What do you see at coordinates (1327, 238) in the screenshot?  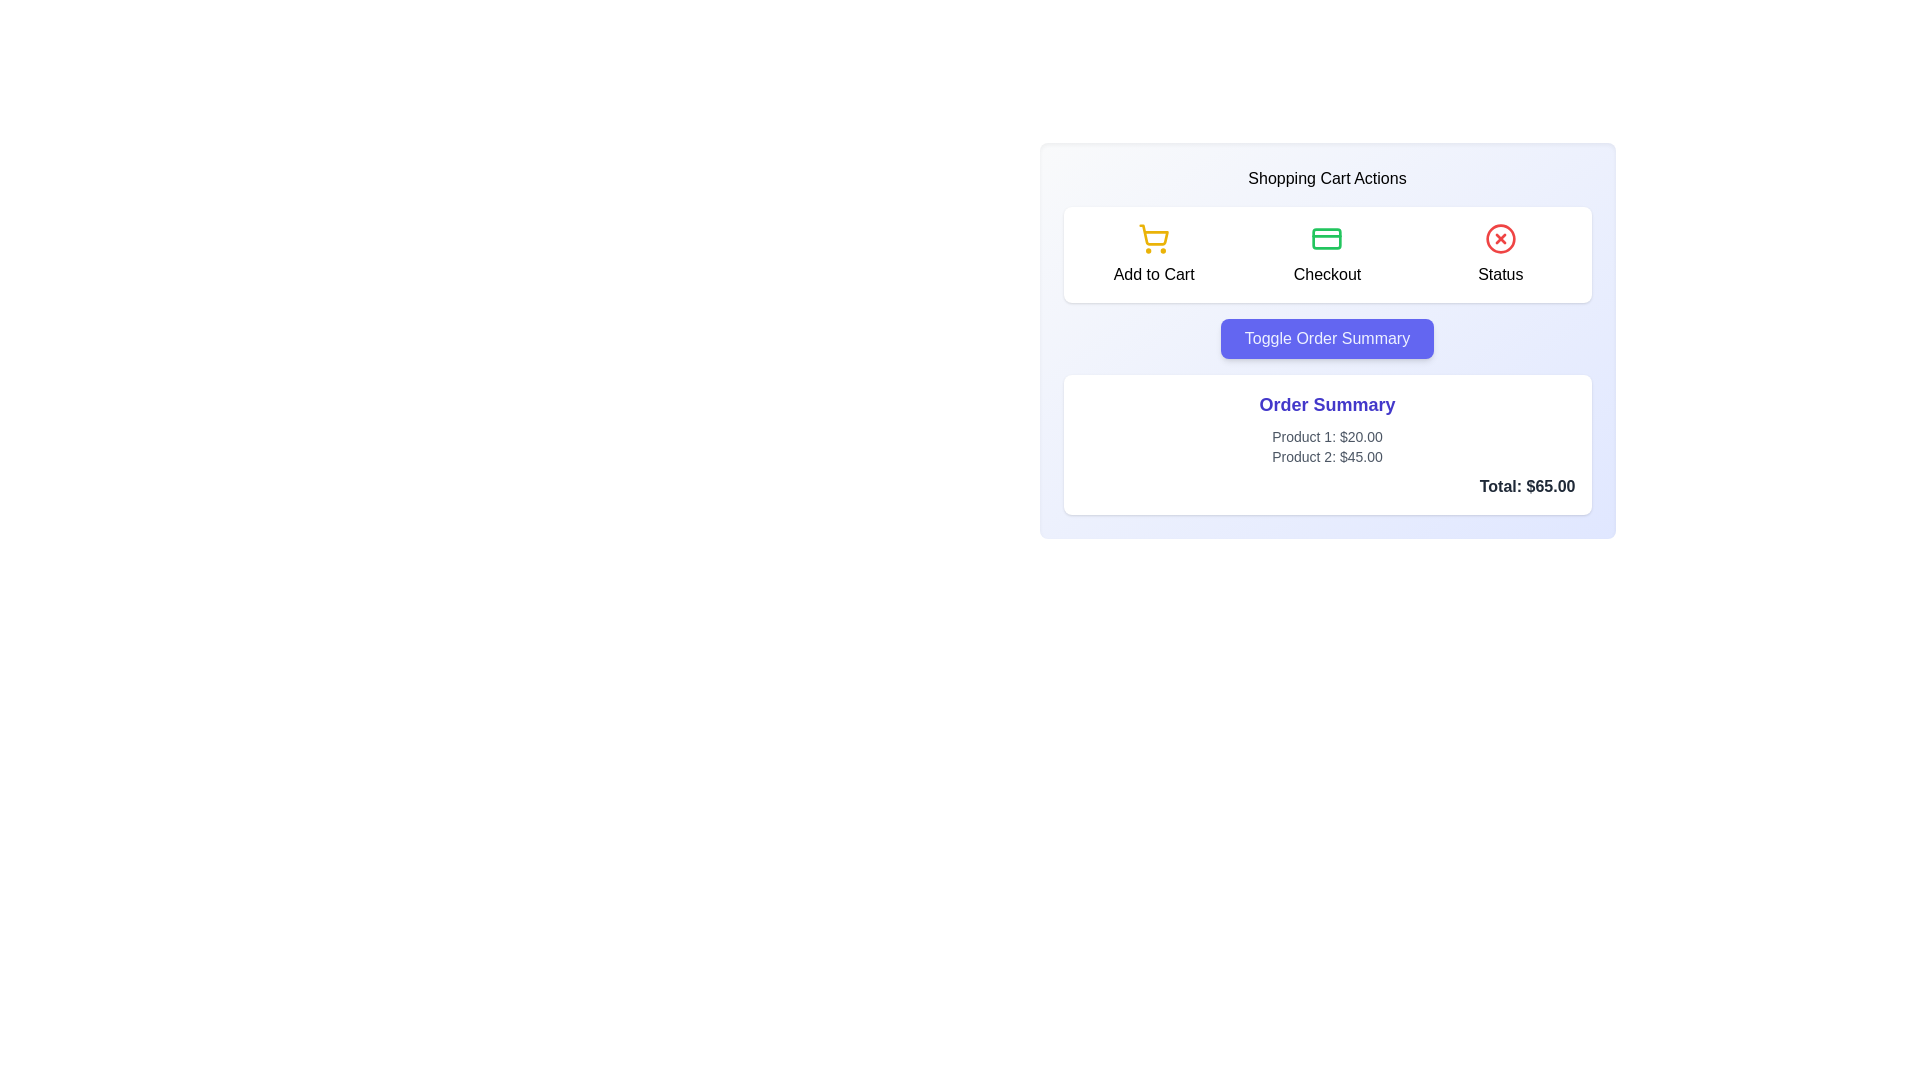 I see `the credit card icon styled in green, located in the second column between the 'Add to Cart' and 'Status' buttons, above the 'Checkout' text, for status indication` at bounding box center [1327, 238].